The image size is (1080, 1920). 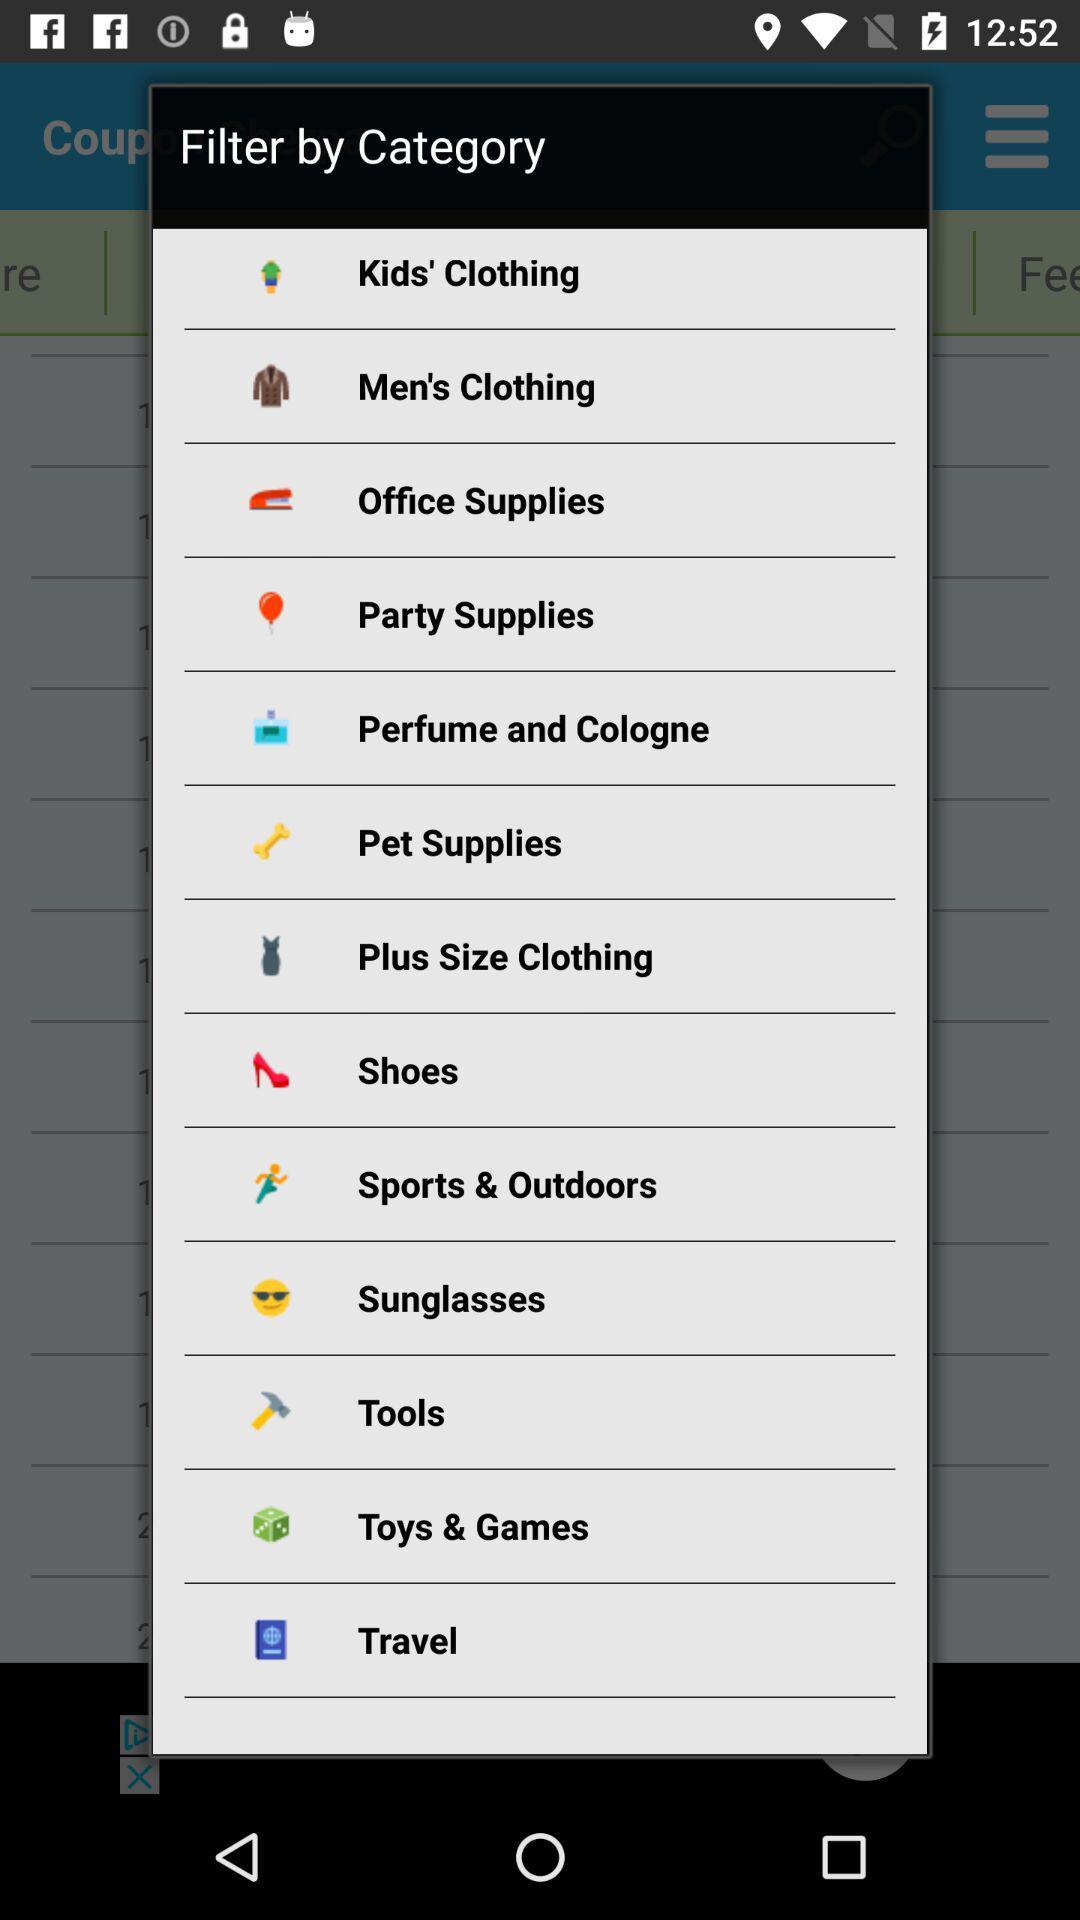 What do you see at coordinates (563, 1183) in the screenshot?
I see `icon below the shoes app` at bounding box center [563, 1183].